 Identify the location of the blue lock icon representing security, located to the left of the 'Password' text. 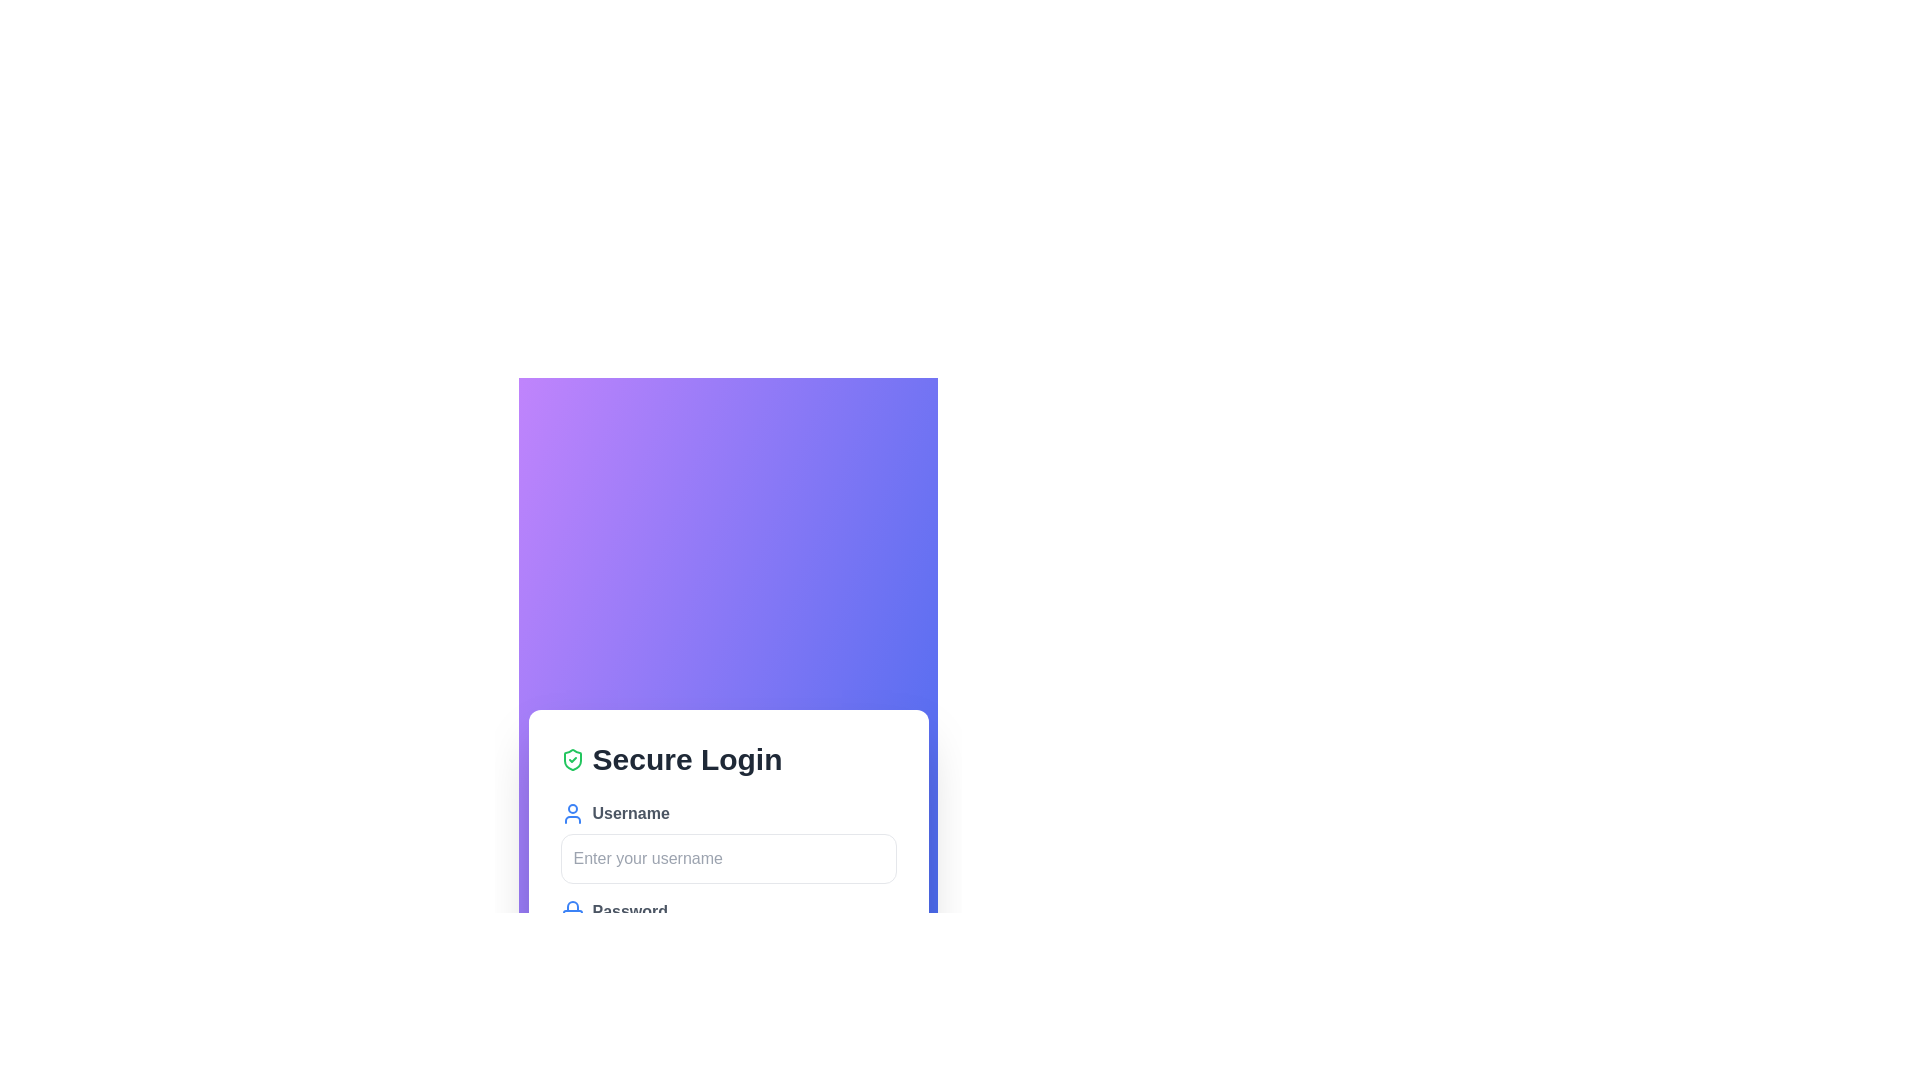
(571, 911).